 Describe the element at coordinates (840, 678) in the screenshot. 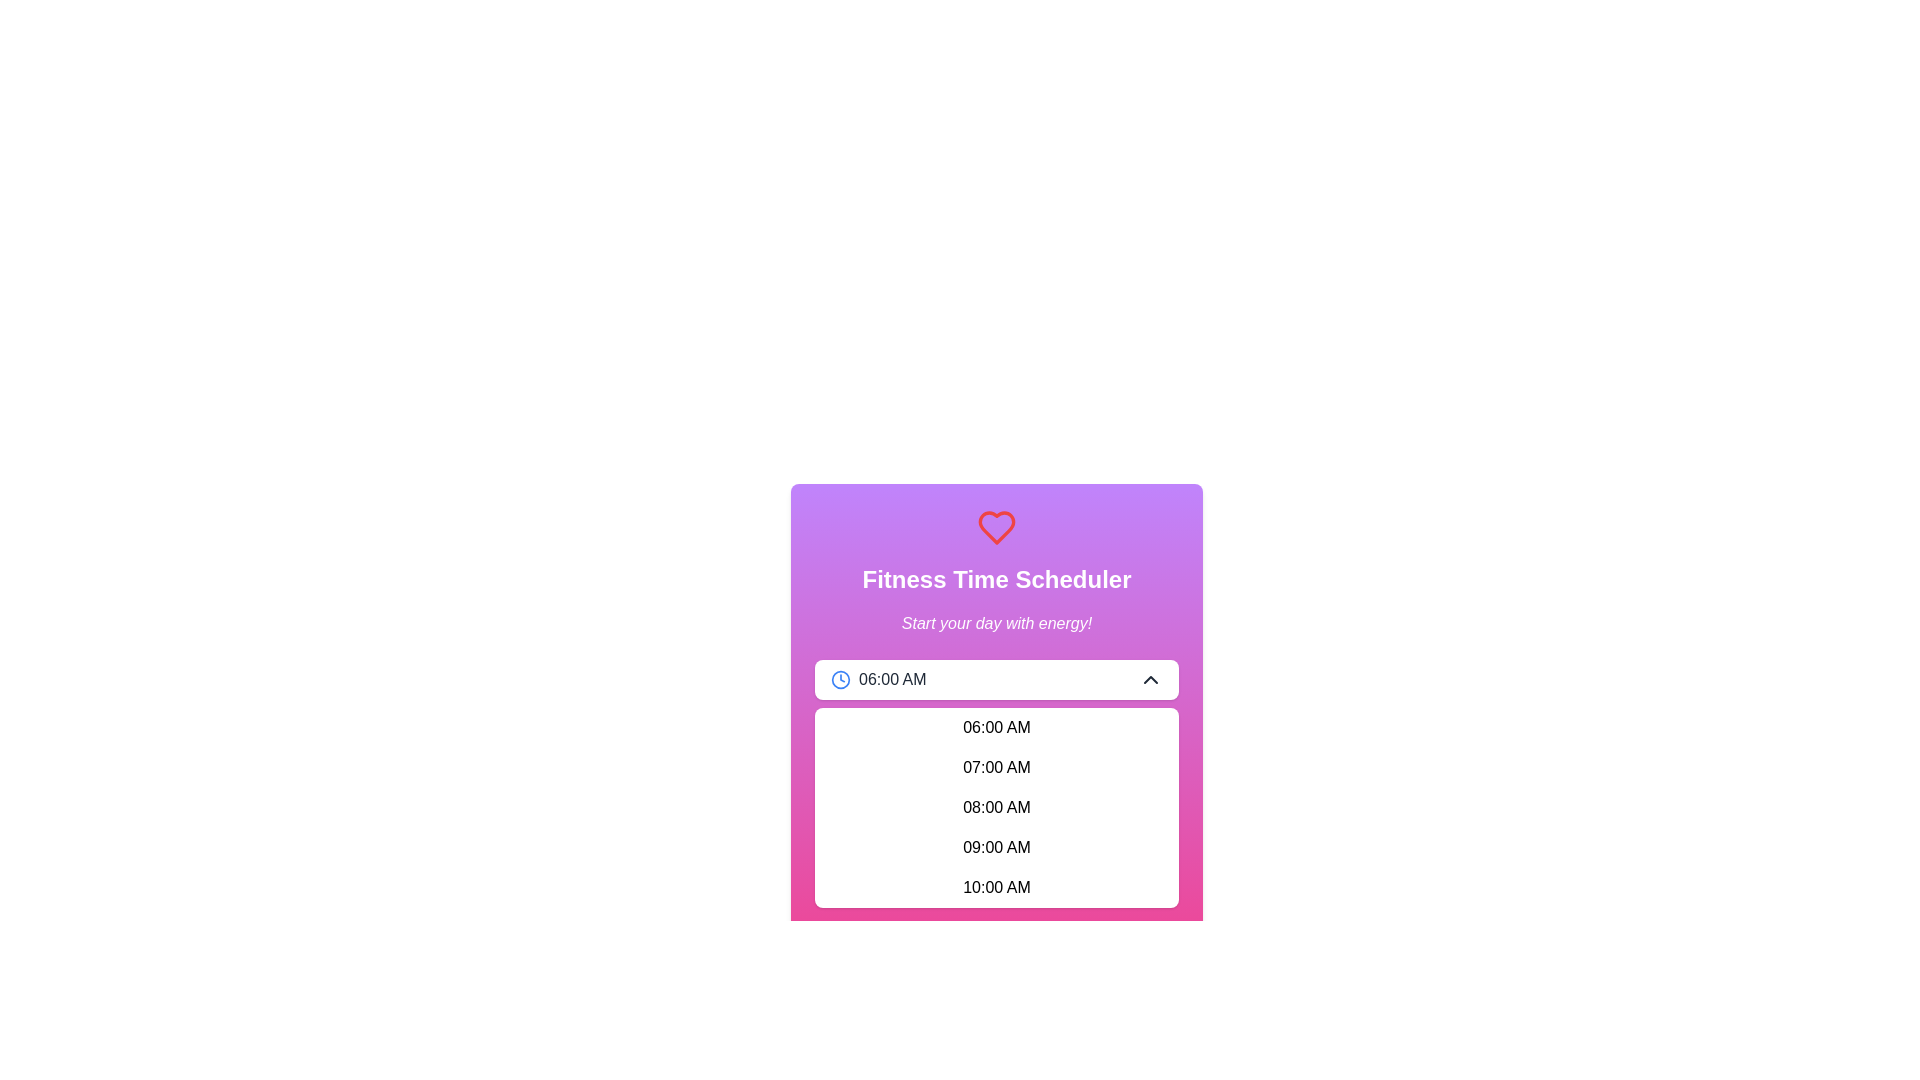

I see `the outer circle of the clock icon located to the far left of the '06:00 AM' time in the dropdown menu` at that location.